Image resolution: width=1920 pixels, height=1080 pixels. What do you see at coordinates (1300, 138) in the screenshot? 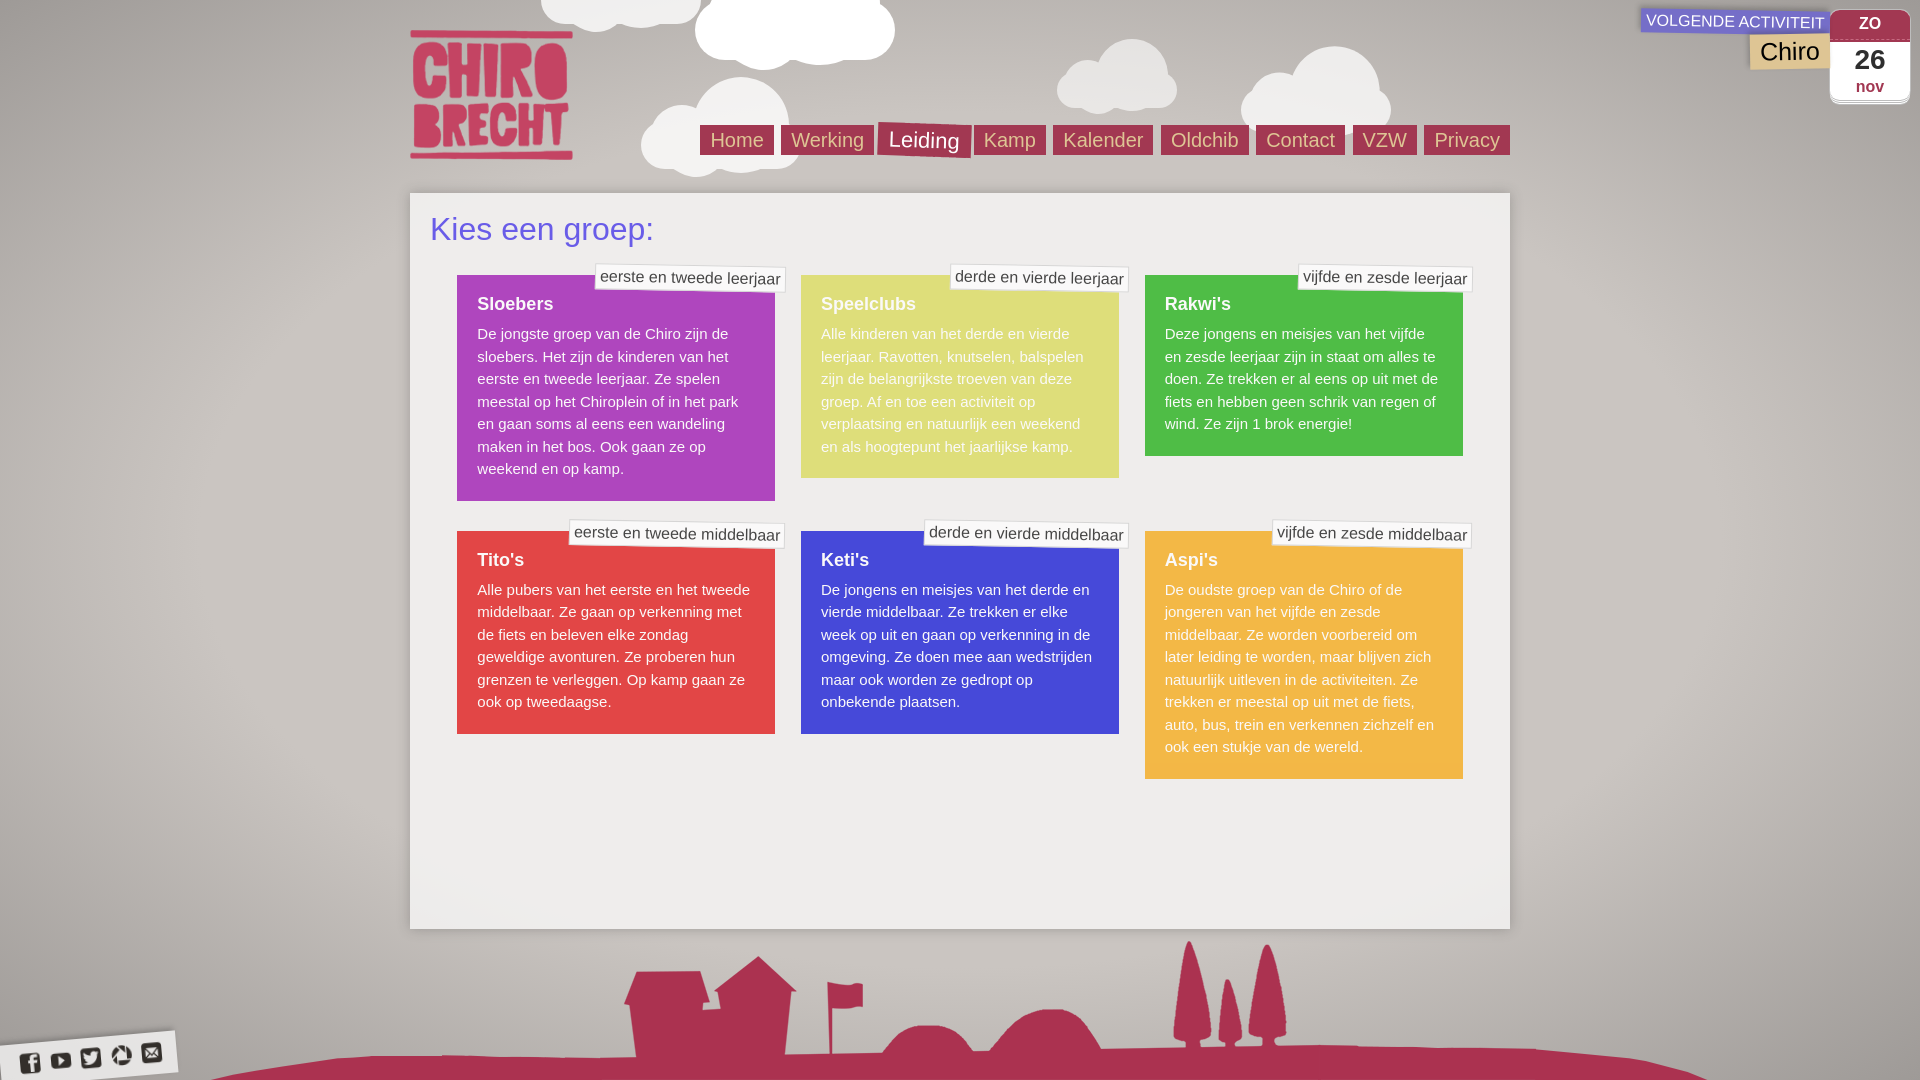
I see `'Contact'` at bounding box center [1300, 138].